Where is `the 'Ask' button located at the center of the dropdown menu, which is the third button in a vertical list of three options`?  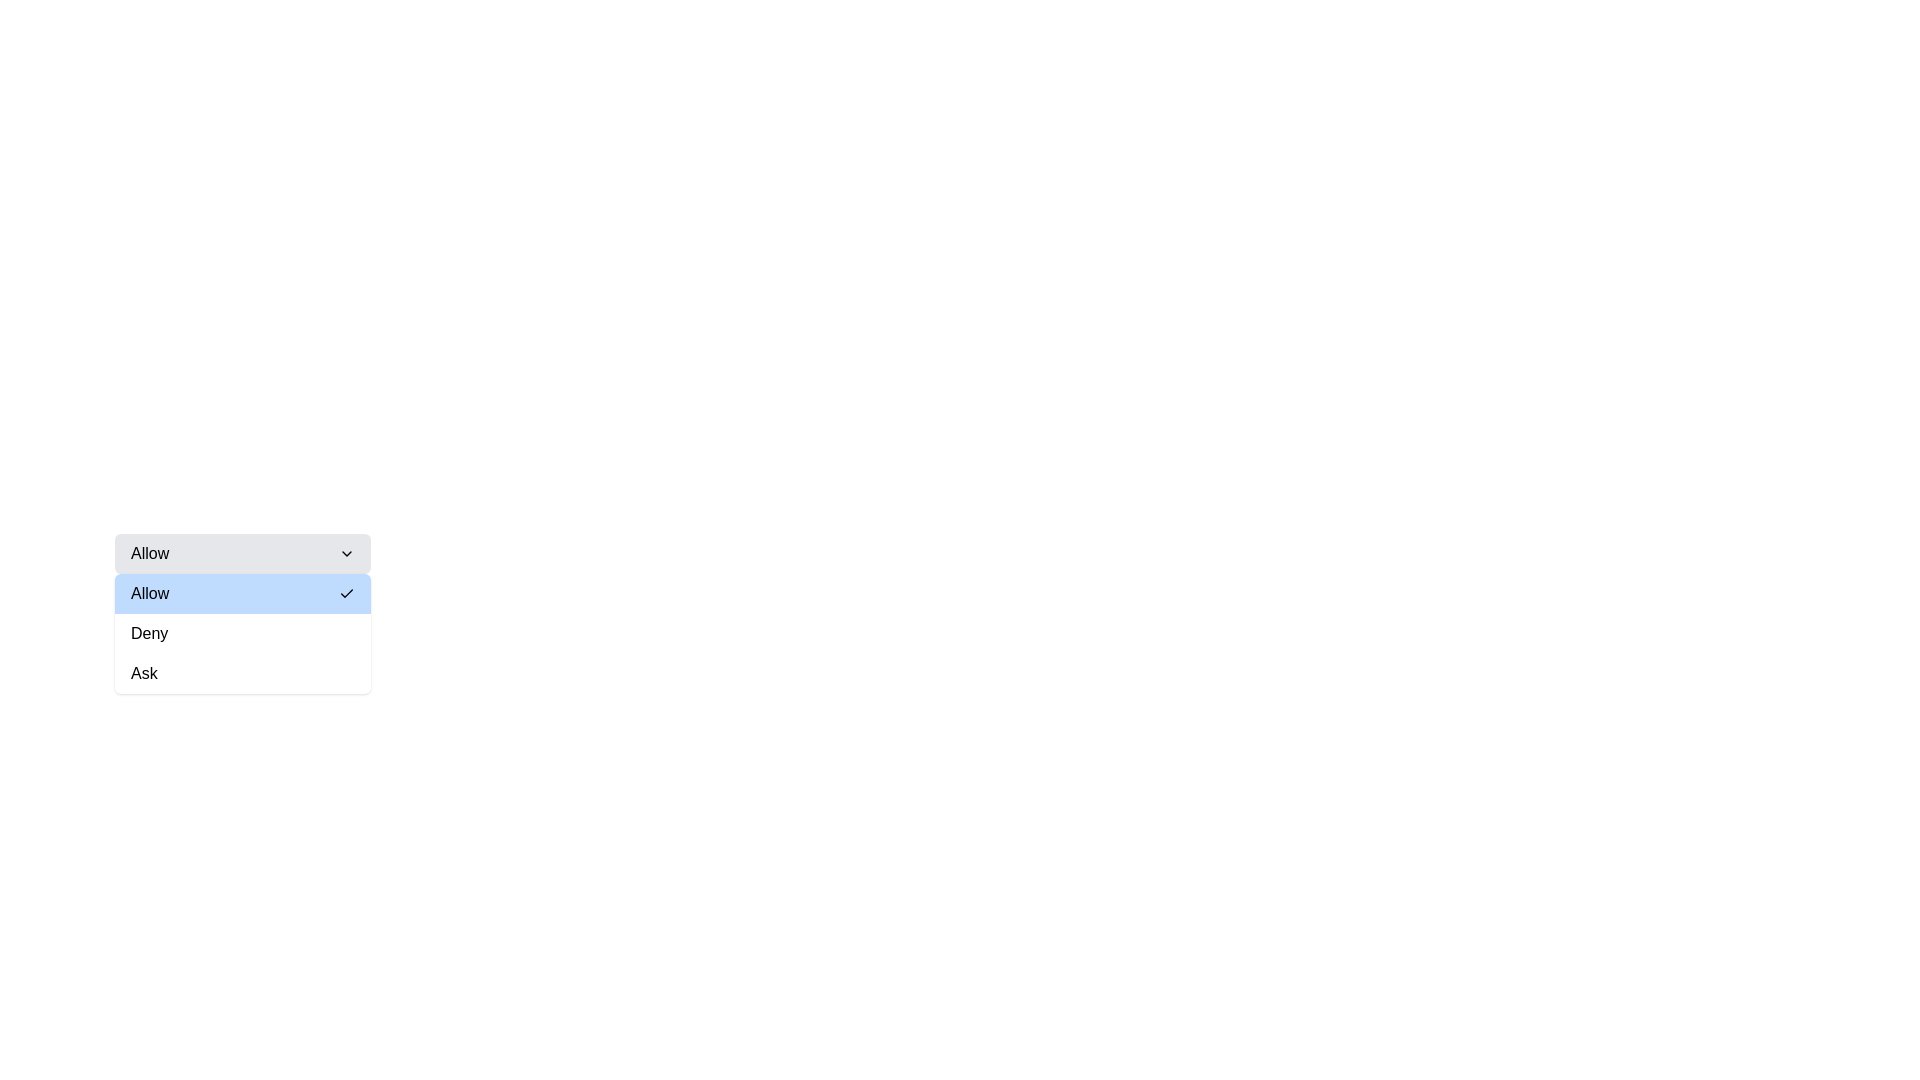
the 'Ask' button located at the center of the dropdown menu, which is the third button in a vertical list of three options is located at coordinates (242, 674).